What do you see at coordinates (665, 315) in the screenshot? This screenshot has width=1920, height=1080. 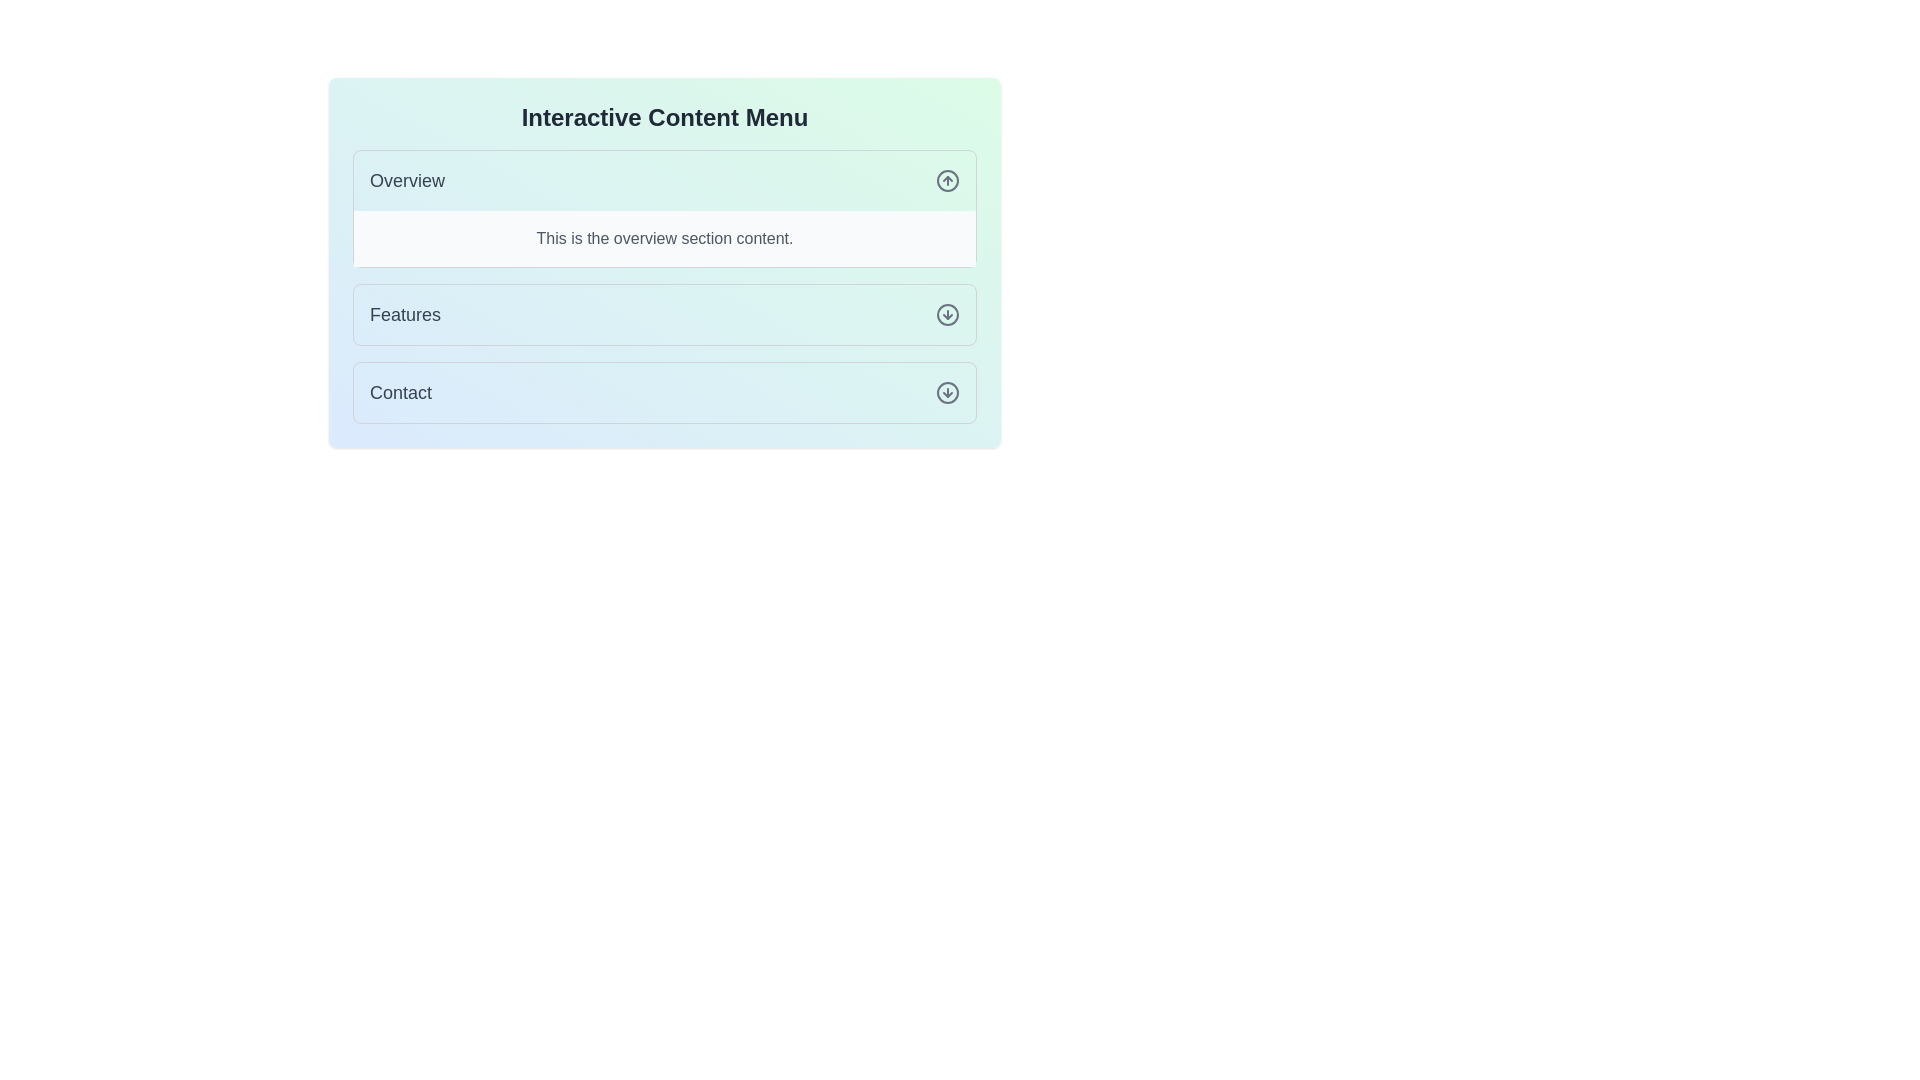 I see `the 'Features' button, which is the second option in a vertical list of interactive elements labeled 'Overview', 'Features', and 'Contact'` at bounding box center [665, 315].